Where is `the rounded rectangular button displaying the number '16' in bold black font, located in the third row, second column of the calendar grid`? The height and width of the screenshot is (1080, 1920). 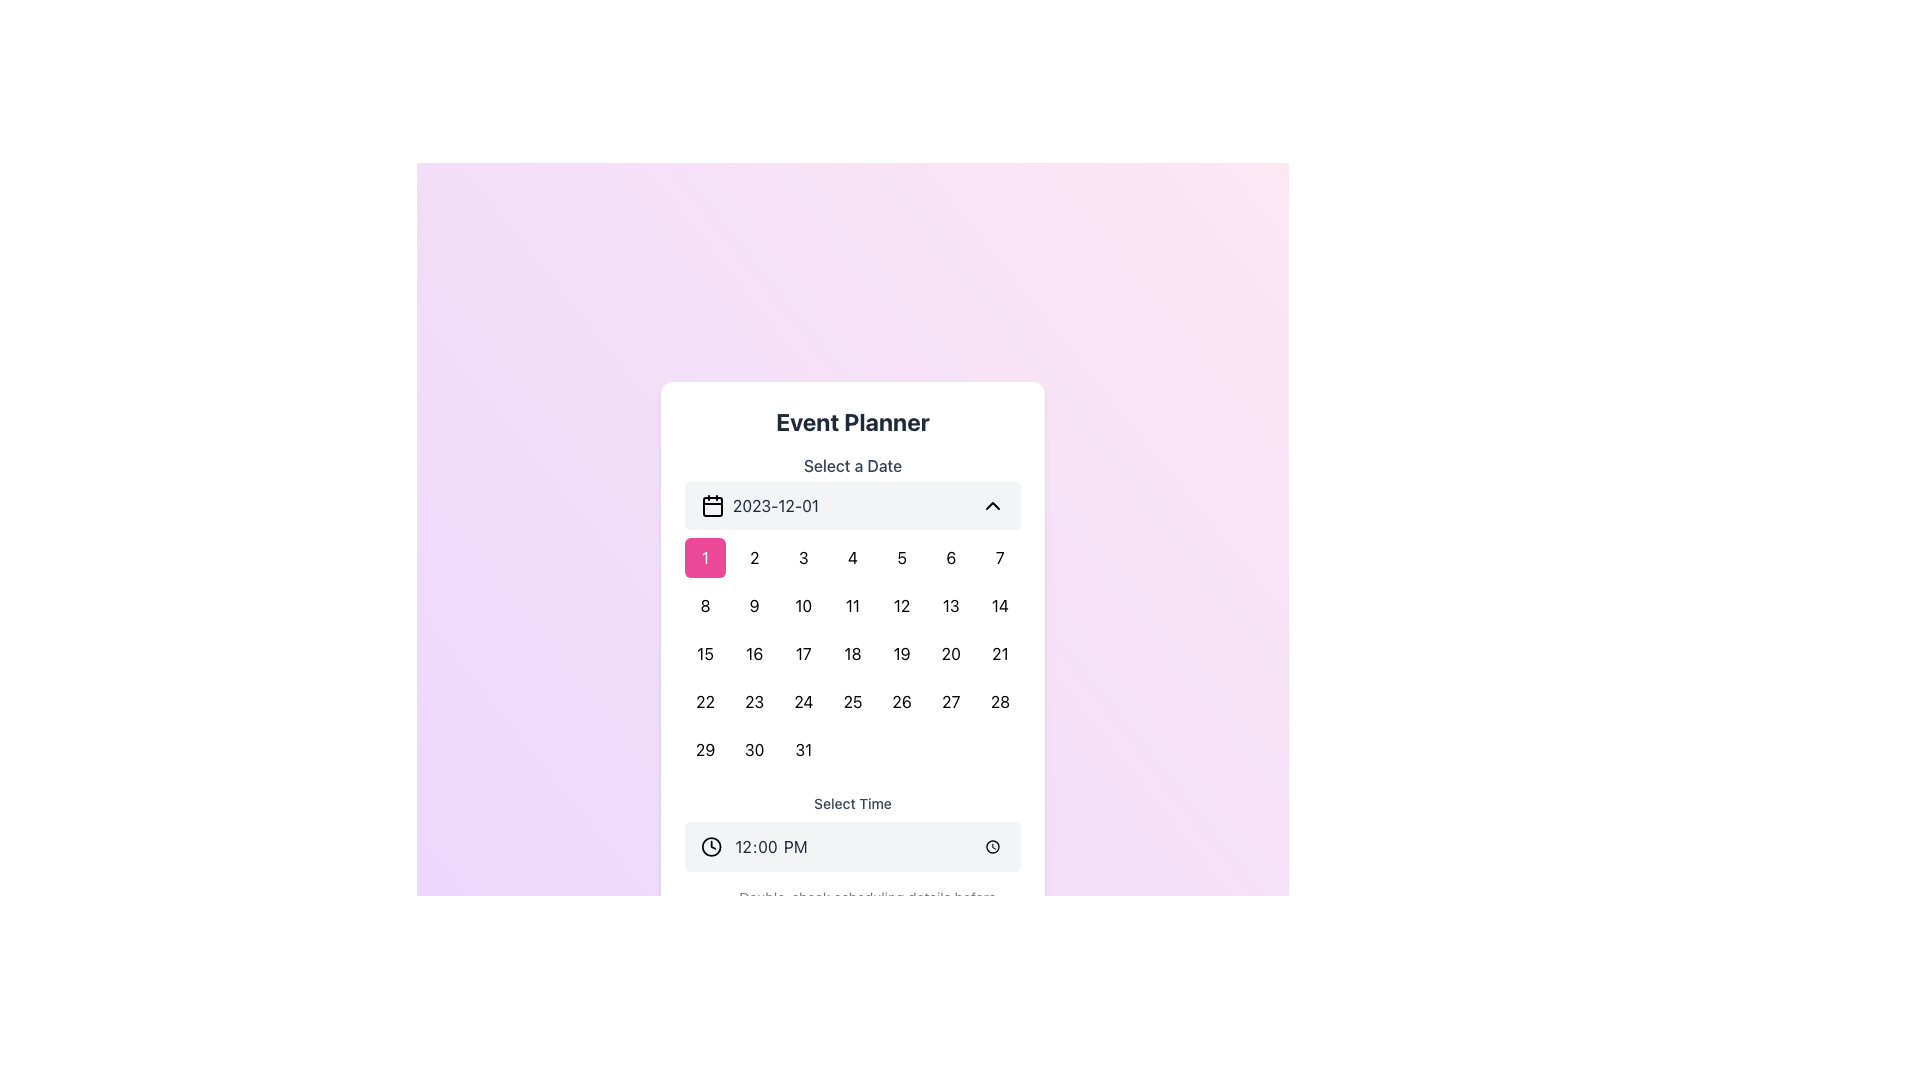
the rounded rectangular button displaying the number '16' in bold black font, located in the third row, second column of the calendar grid is located at coordinates (753, 654).